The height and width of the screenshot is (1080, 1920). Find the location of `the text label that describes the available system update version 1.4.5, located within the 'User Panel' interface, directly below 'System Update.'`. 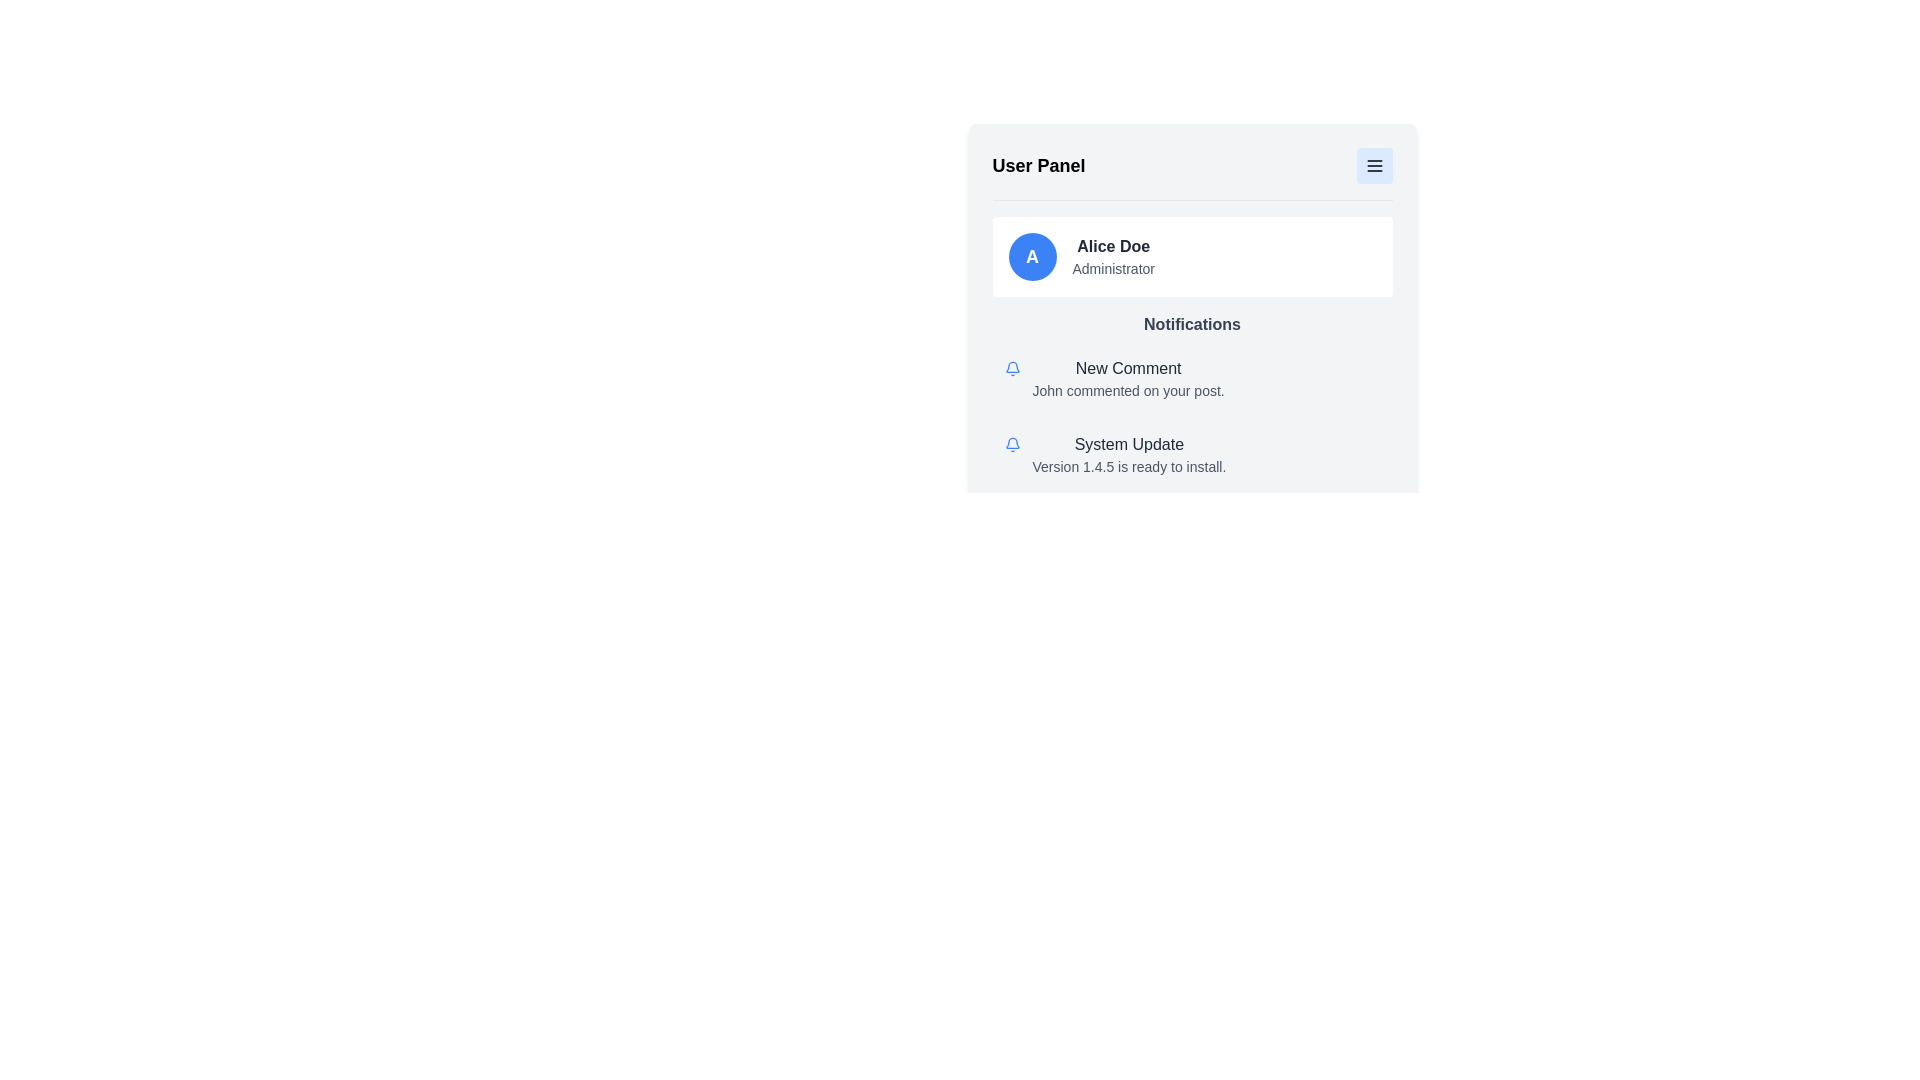

the text label that describes the available system update version 1.4.5, located within the 'User Panel' interface, directly below 'System Update.' is located at coordinates (1129, 466).